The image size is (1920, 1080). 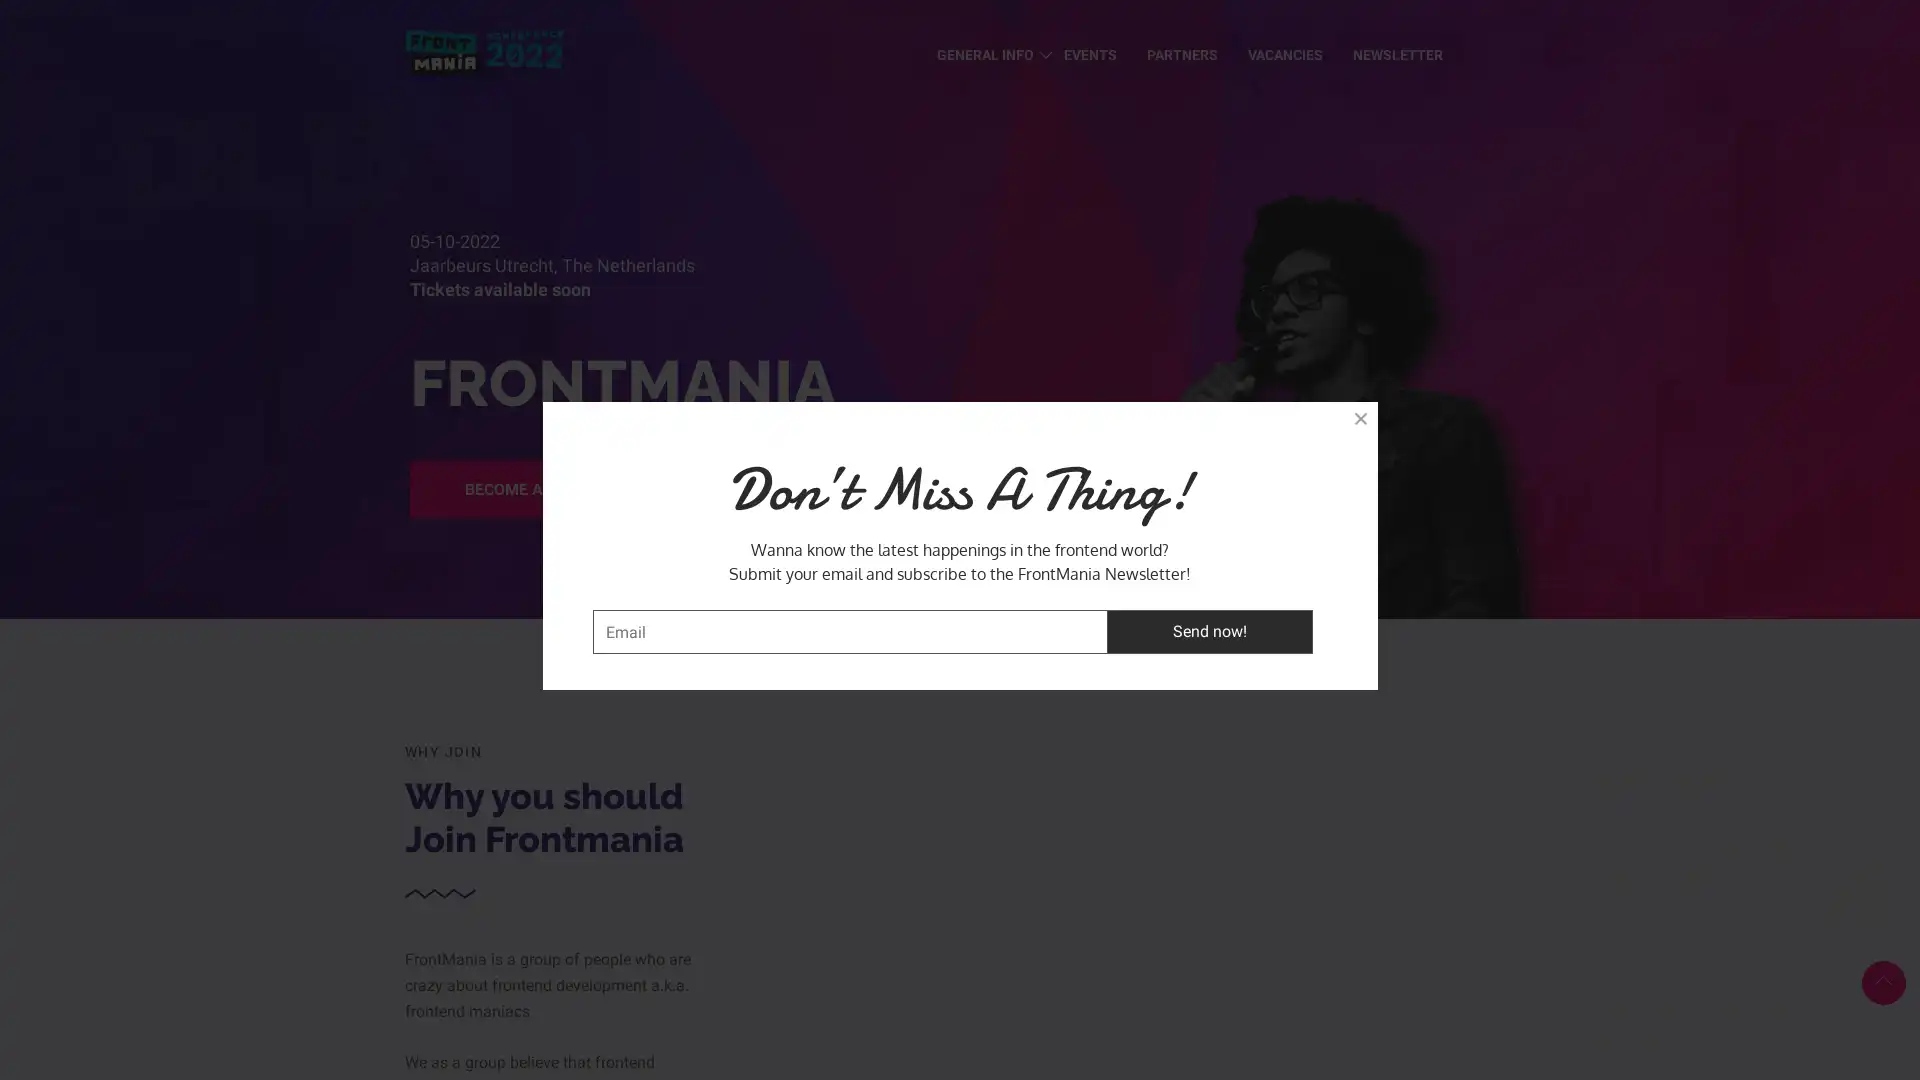 I want to click on Send now!, so click(x=1208, y=631).